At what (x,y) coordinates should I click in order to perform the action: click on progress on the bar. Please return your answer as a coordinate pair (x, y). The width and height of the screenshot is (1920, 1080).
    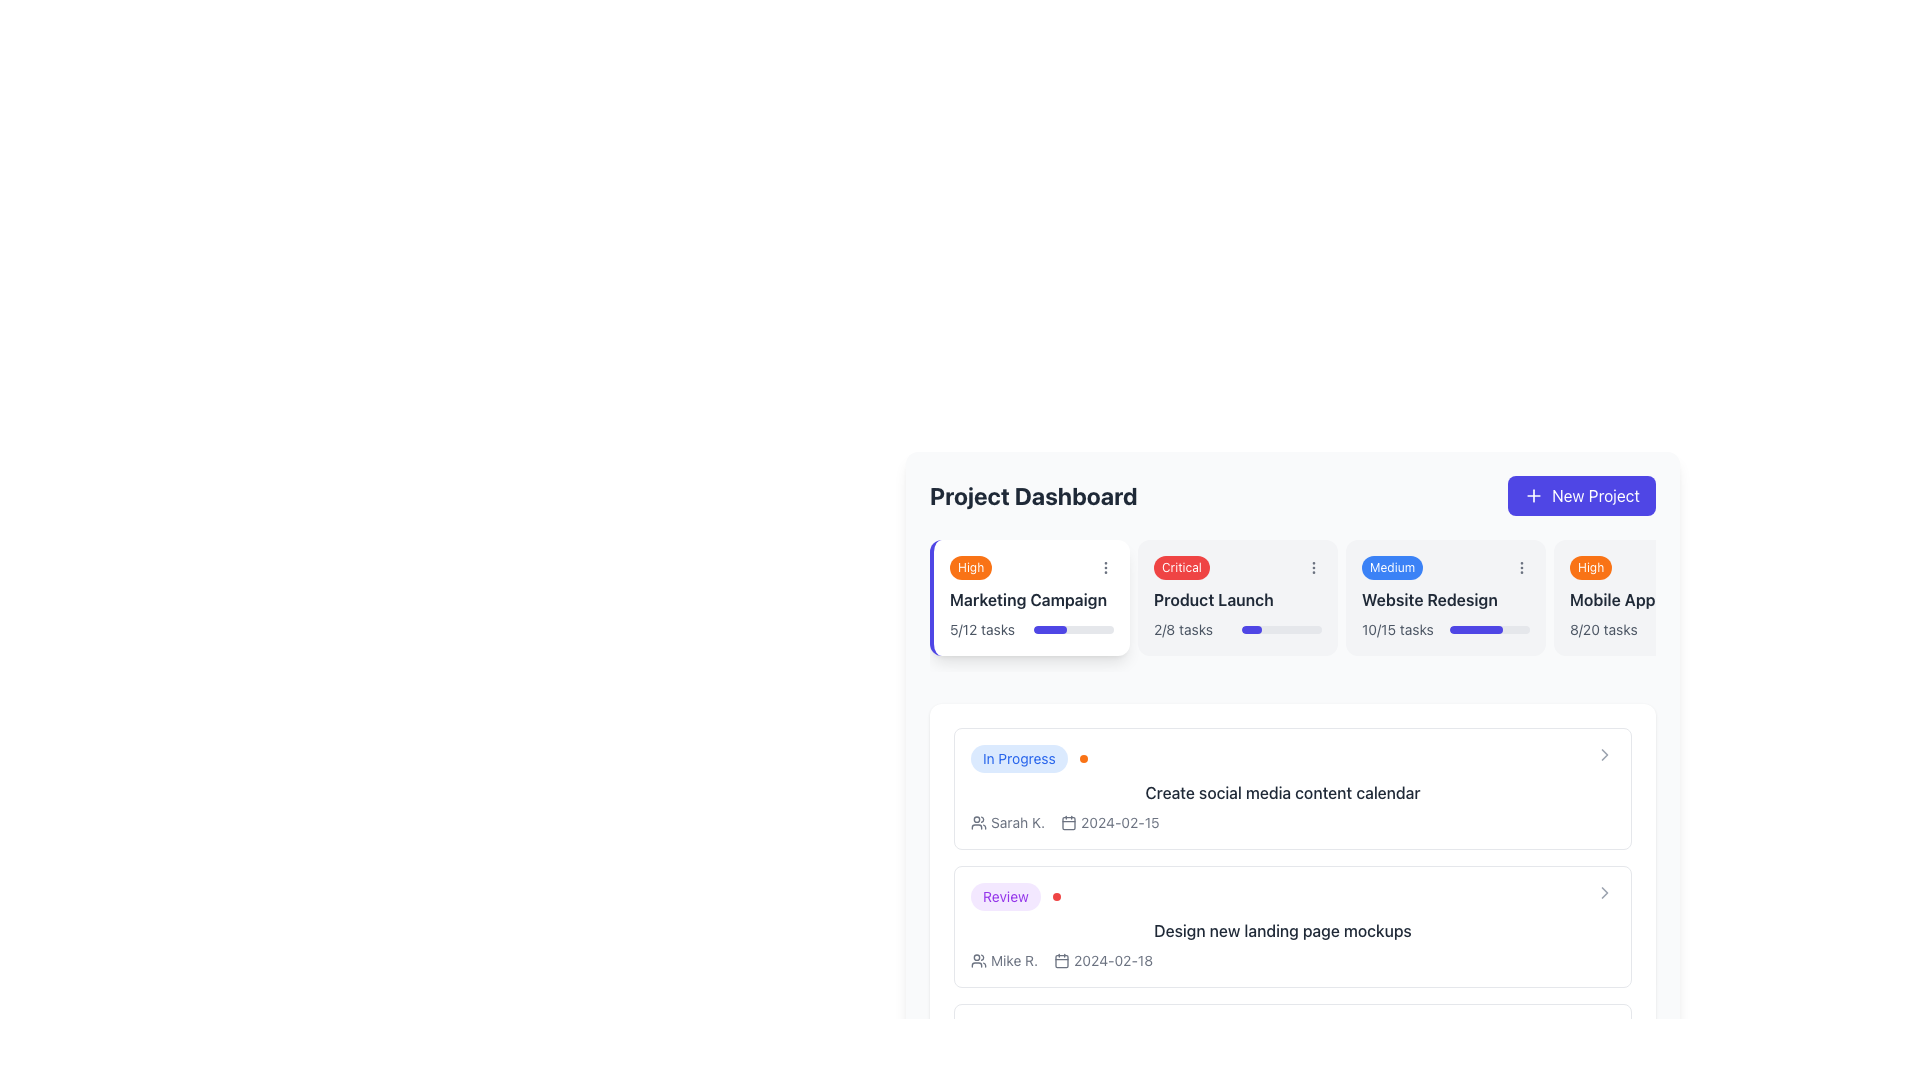
    Looking at the image, I should click on (1082, 628).